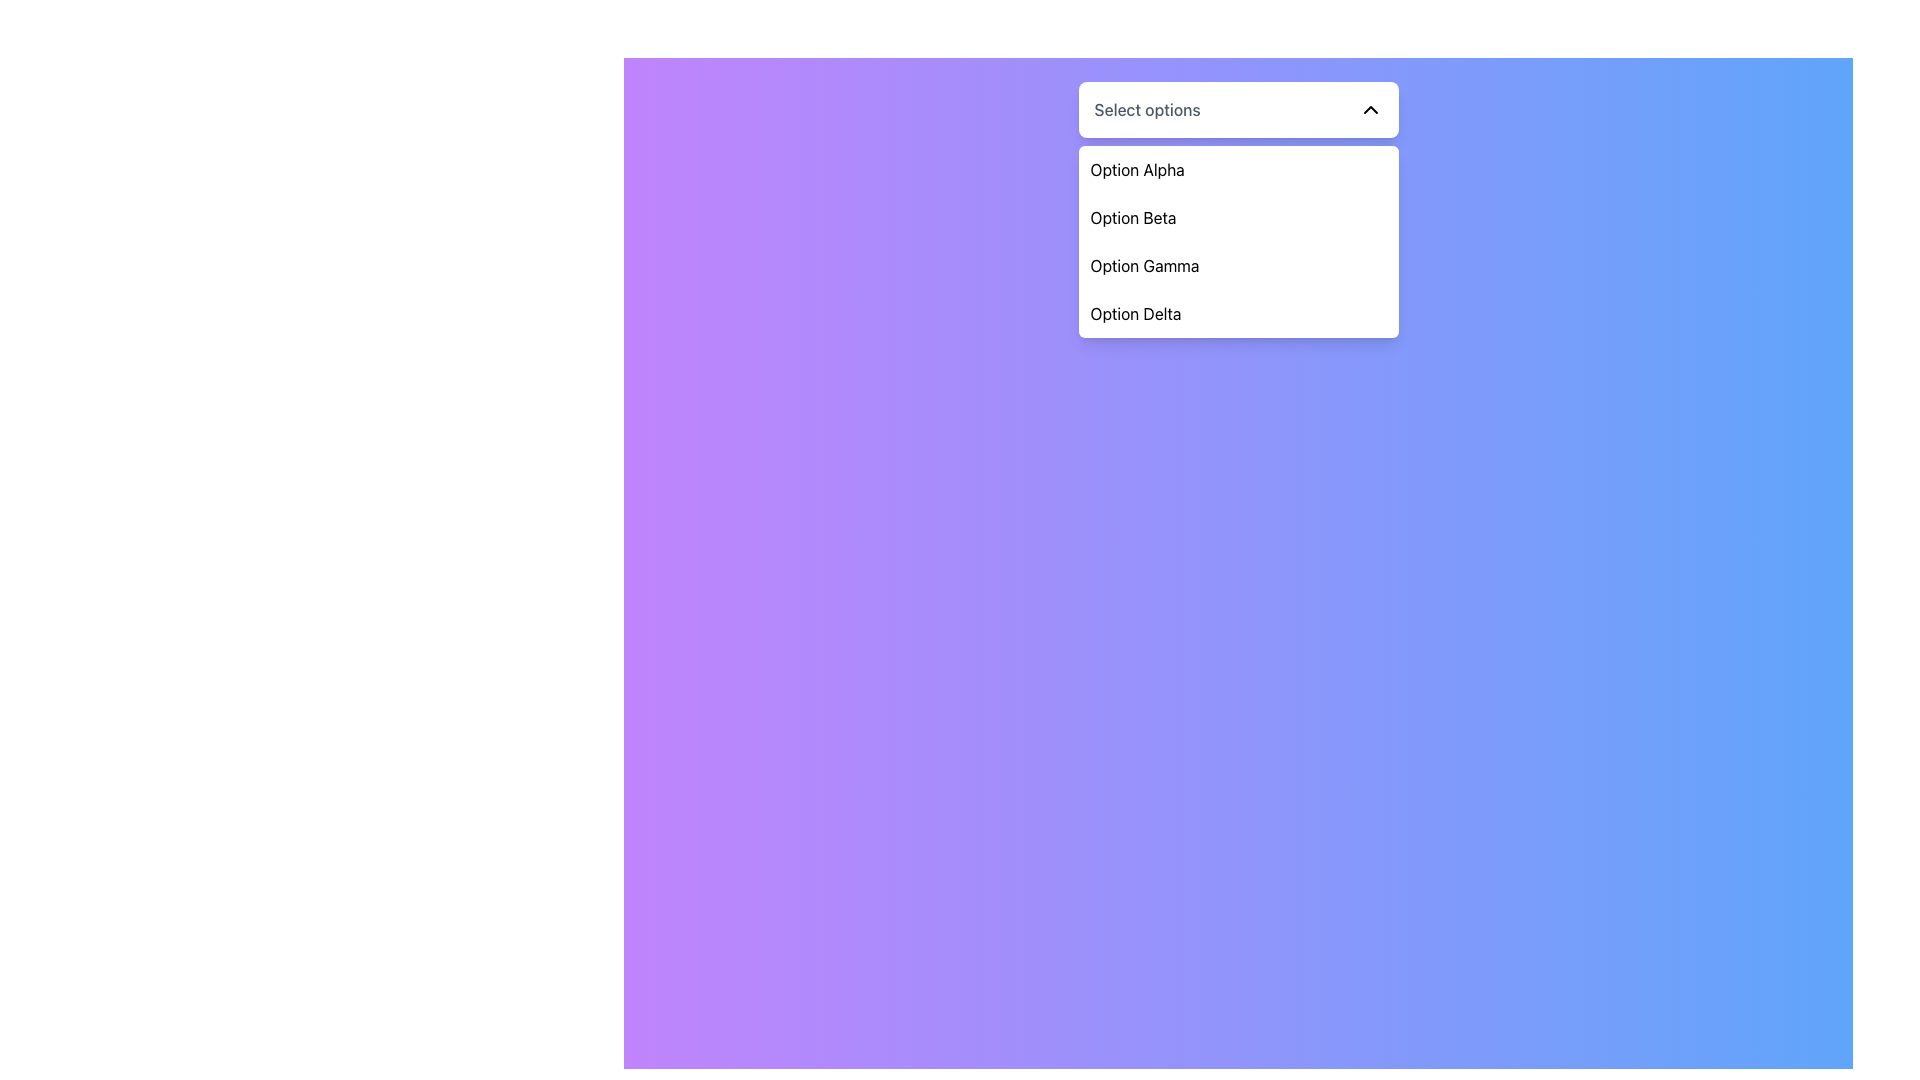 Image resolution: width=1920 pixels, height=1080 pixels. I want to click on to select the dropdown menu item labeled 'Option Delta', which is the fourth option in a vertically stacked list within the dropdown panel, so click(1135, 313).